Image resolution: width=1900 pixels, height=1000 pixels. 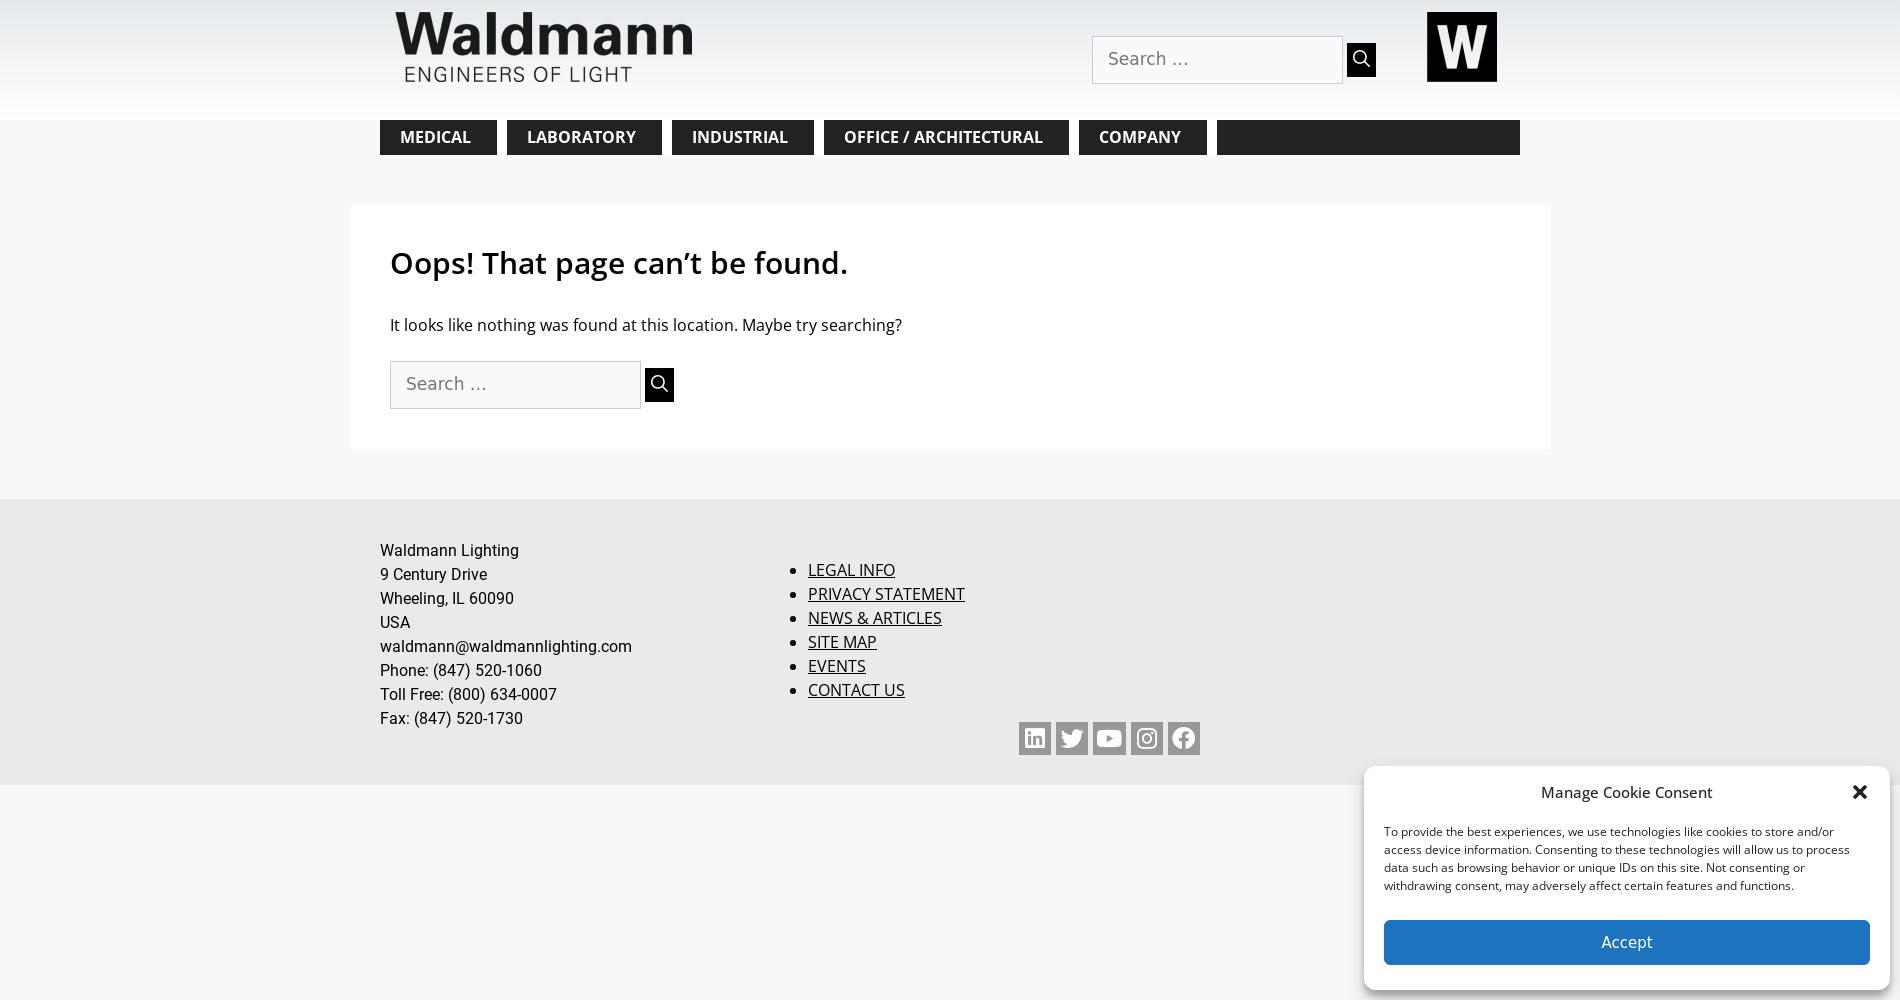 What do you see at coordinates (467, 692) in the screenshot?
I see `'Toll Free: (800) 634-0007'` at bounding box center [467, 692].